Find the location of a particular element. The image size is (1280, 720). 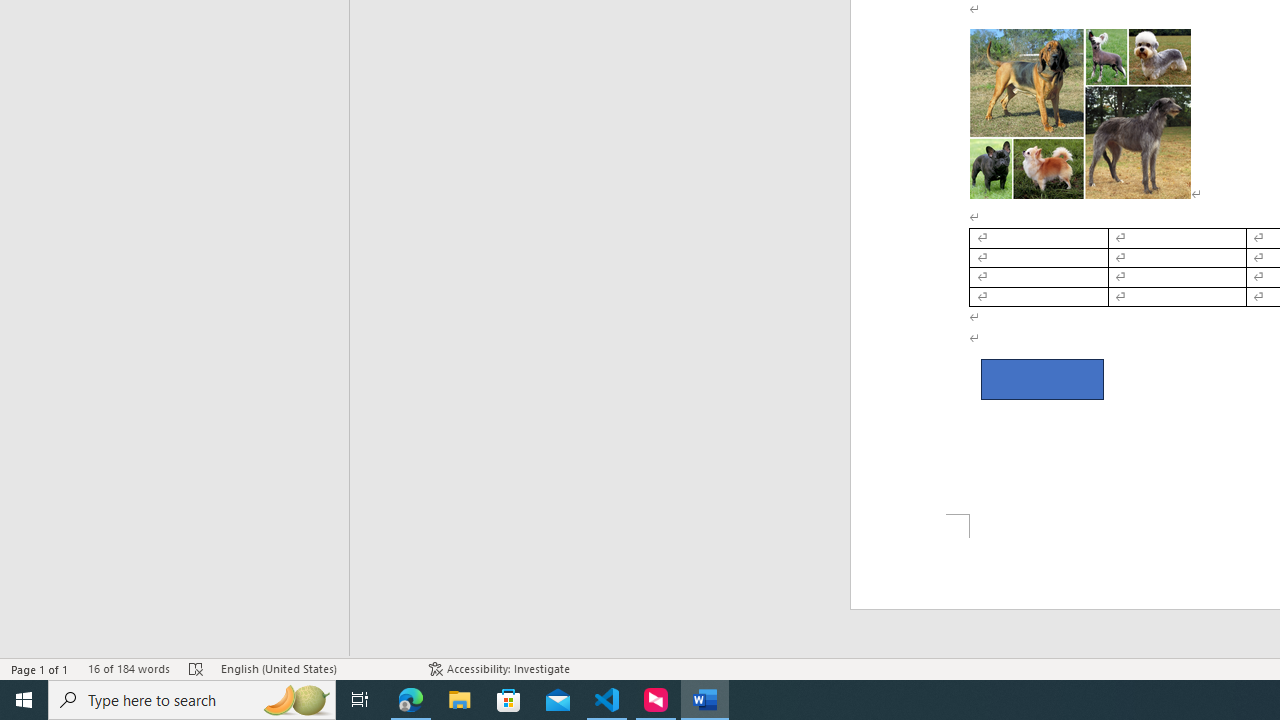

'Rectangle 2' is located at coordinates (1040, 379).